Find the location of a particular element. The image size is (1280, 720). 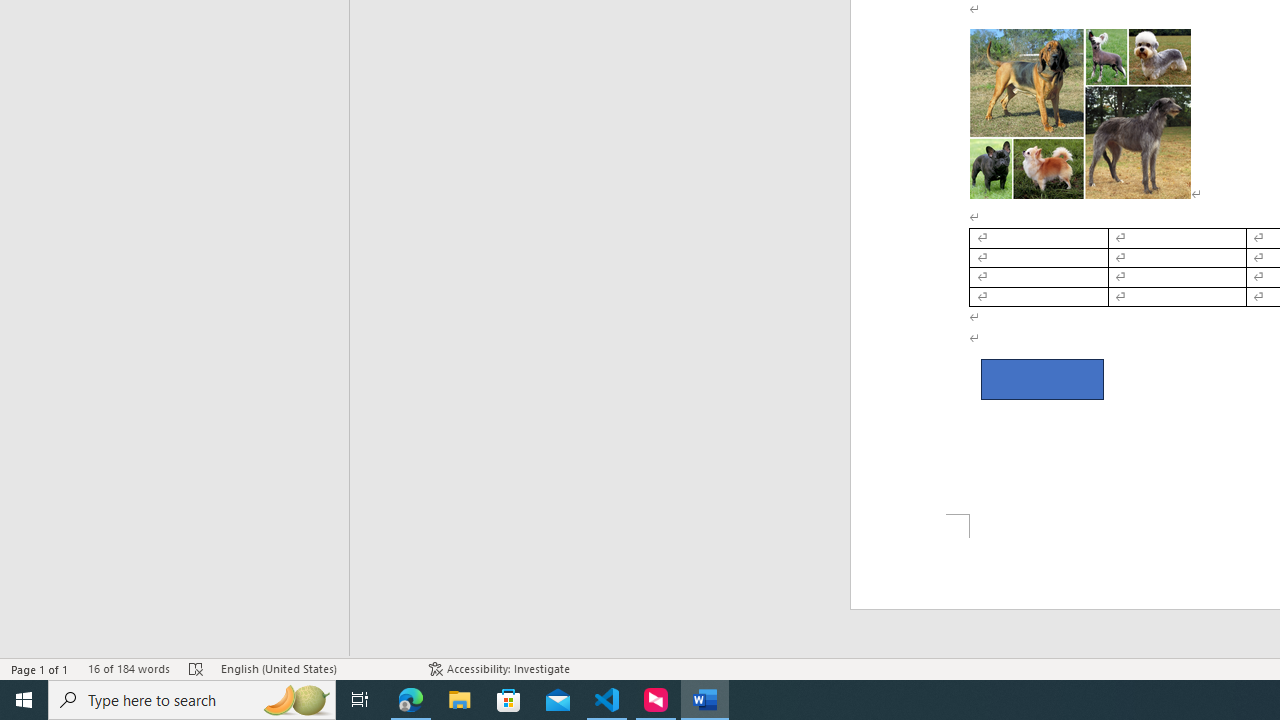

'Rectangle 2' is located at coordinates (1040, 379).